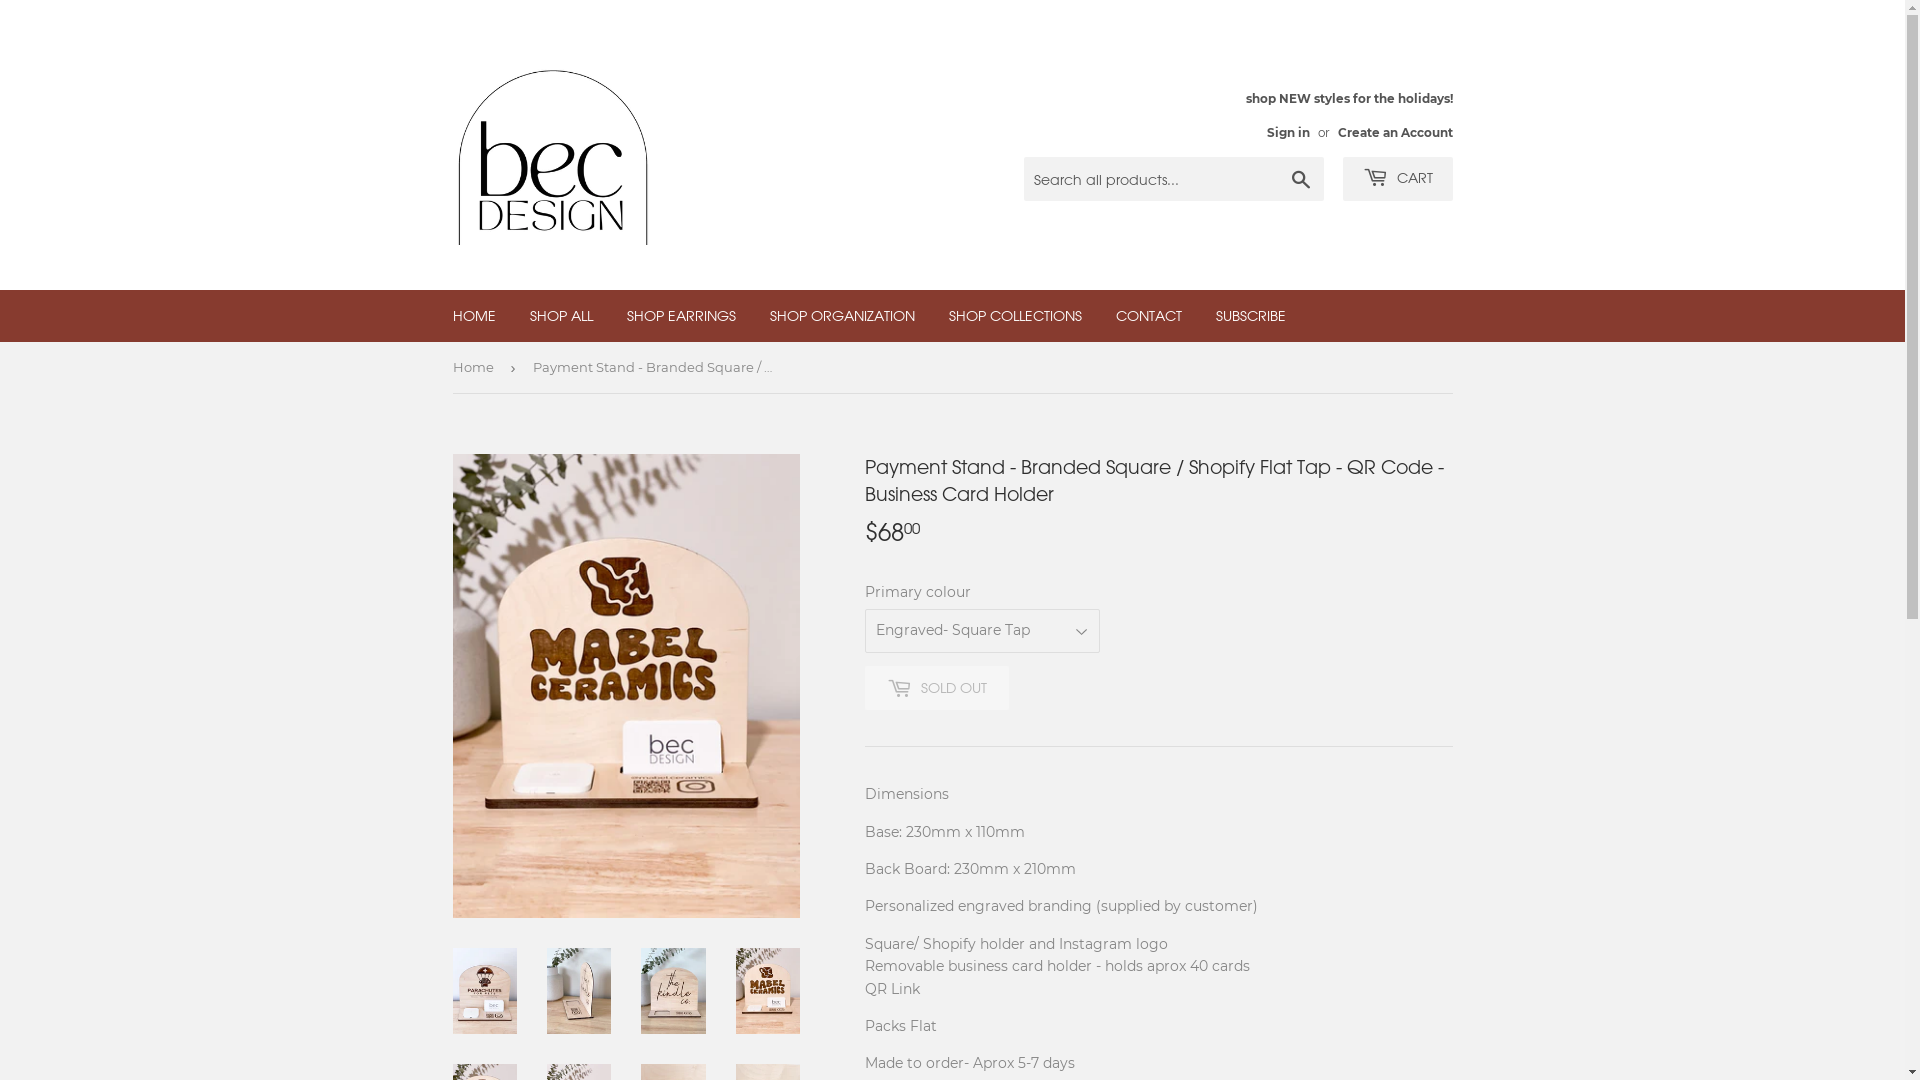  What do you see at coordinates (1248, 315) in the screenshot?
I see `'SUBSCRIBE'` at bounding box center [1248, 315].